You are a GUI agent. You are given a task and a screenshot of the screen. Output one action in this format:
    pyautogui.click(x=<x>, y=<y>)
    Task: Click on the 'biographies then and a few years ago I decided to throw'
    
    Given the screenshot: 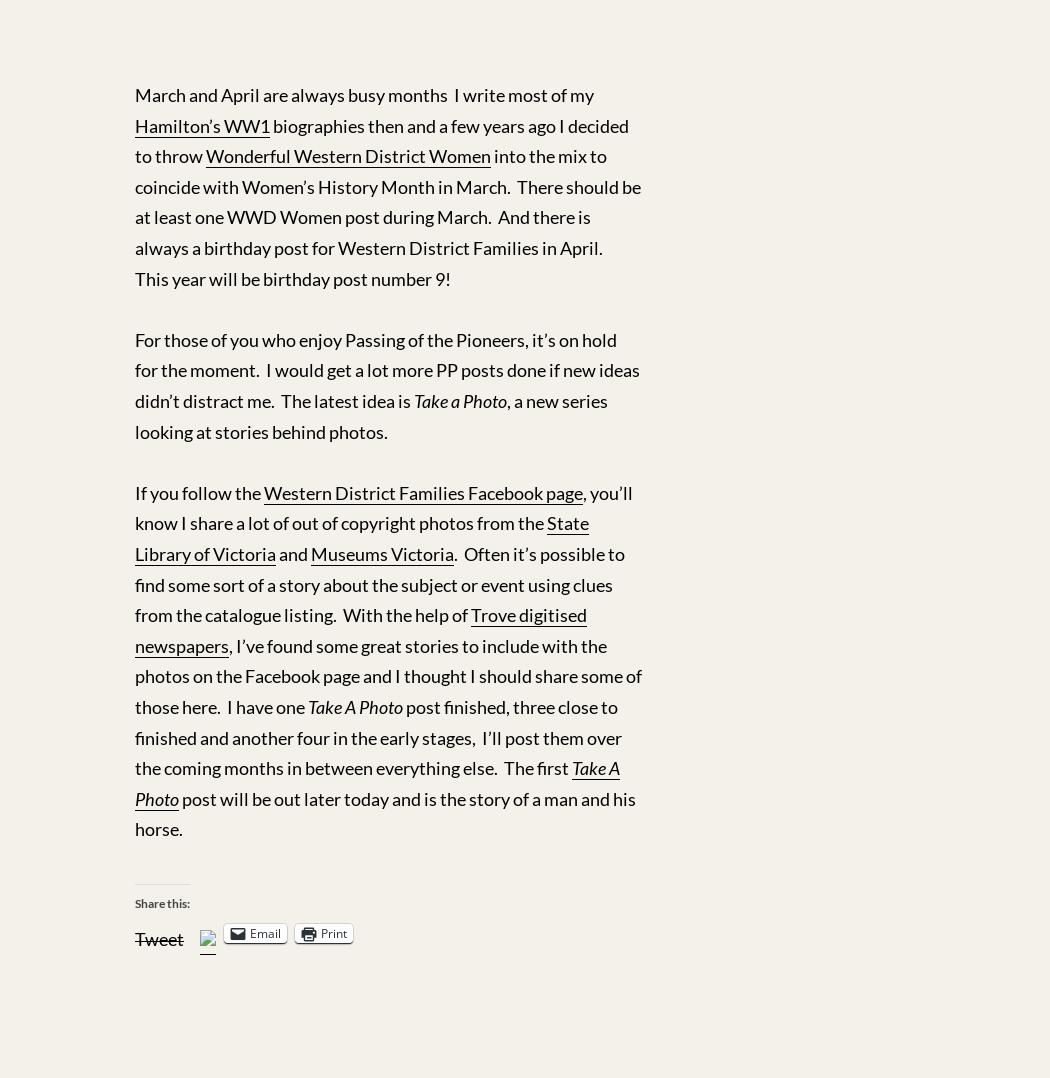 What is the action you would take?
    pyautogui.click(x=381, y=140)
    